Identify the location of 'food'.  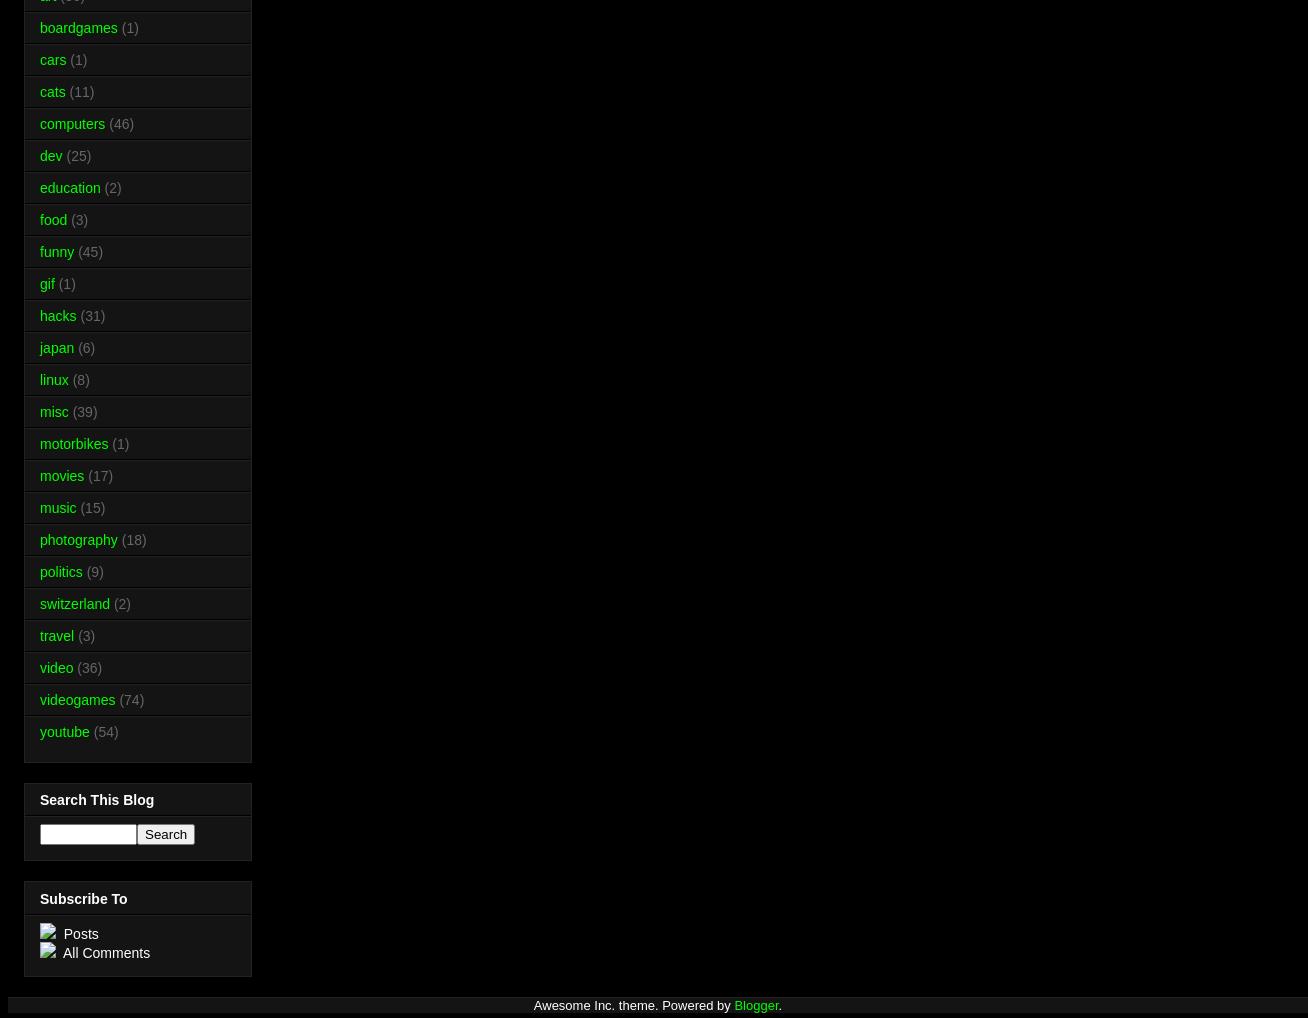
(53, 217).